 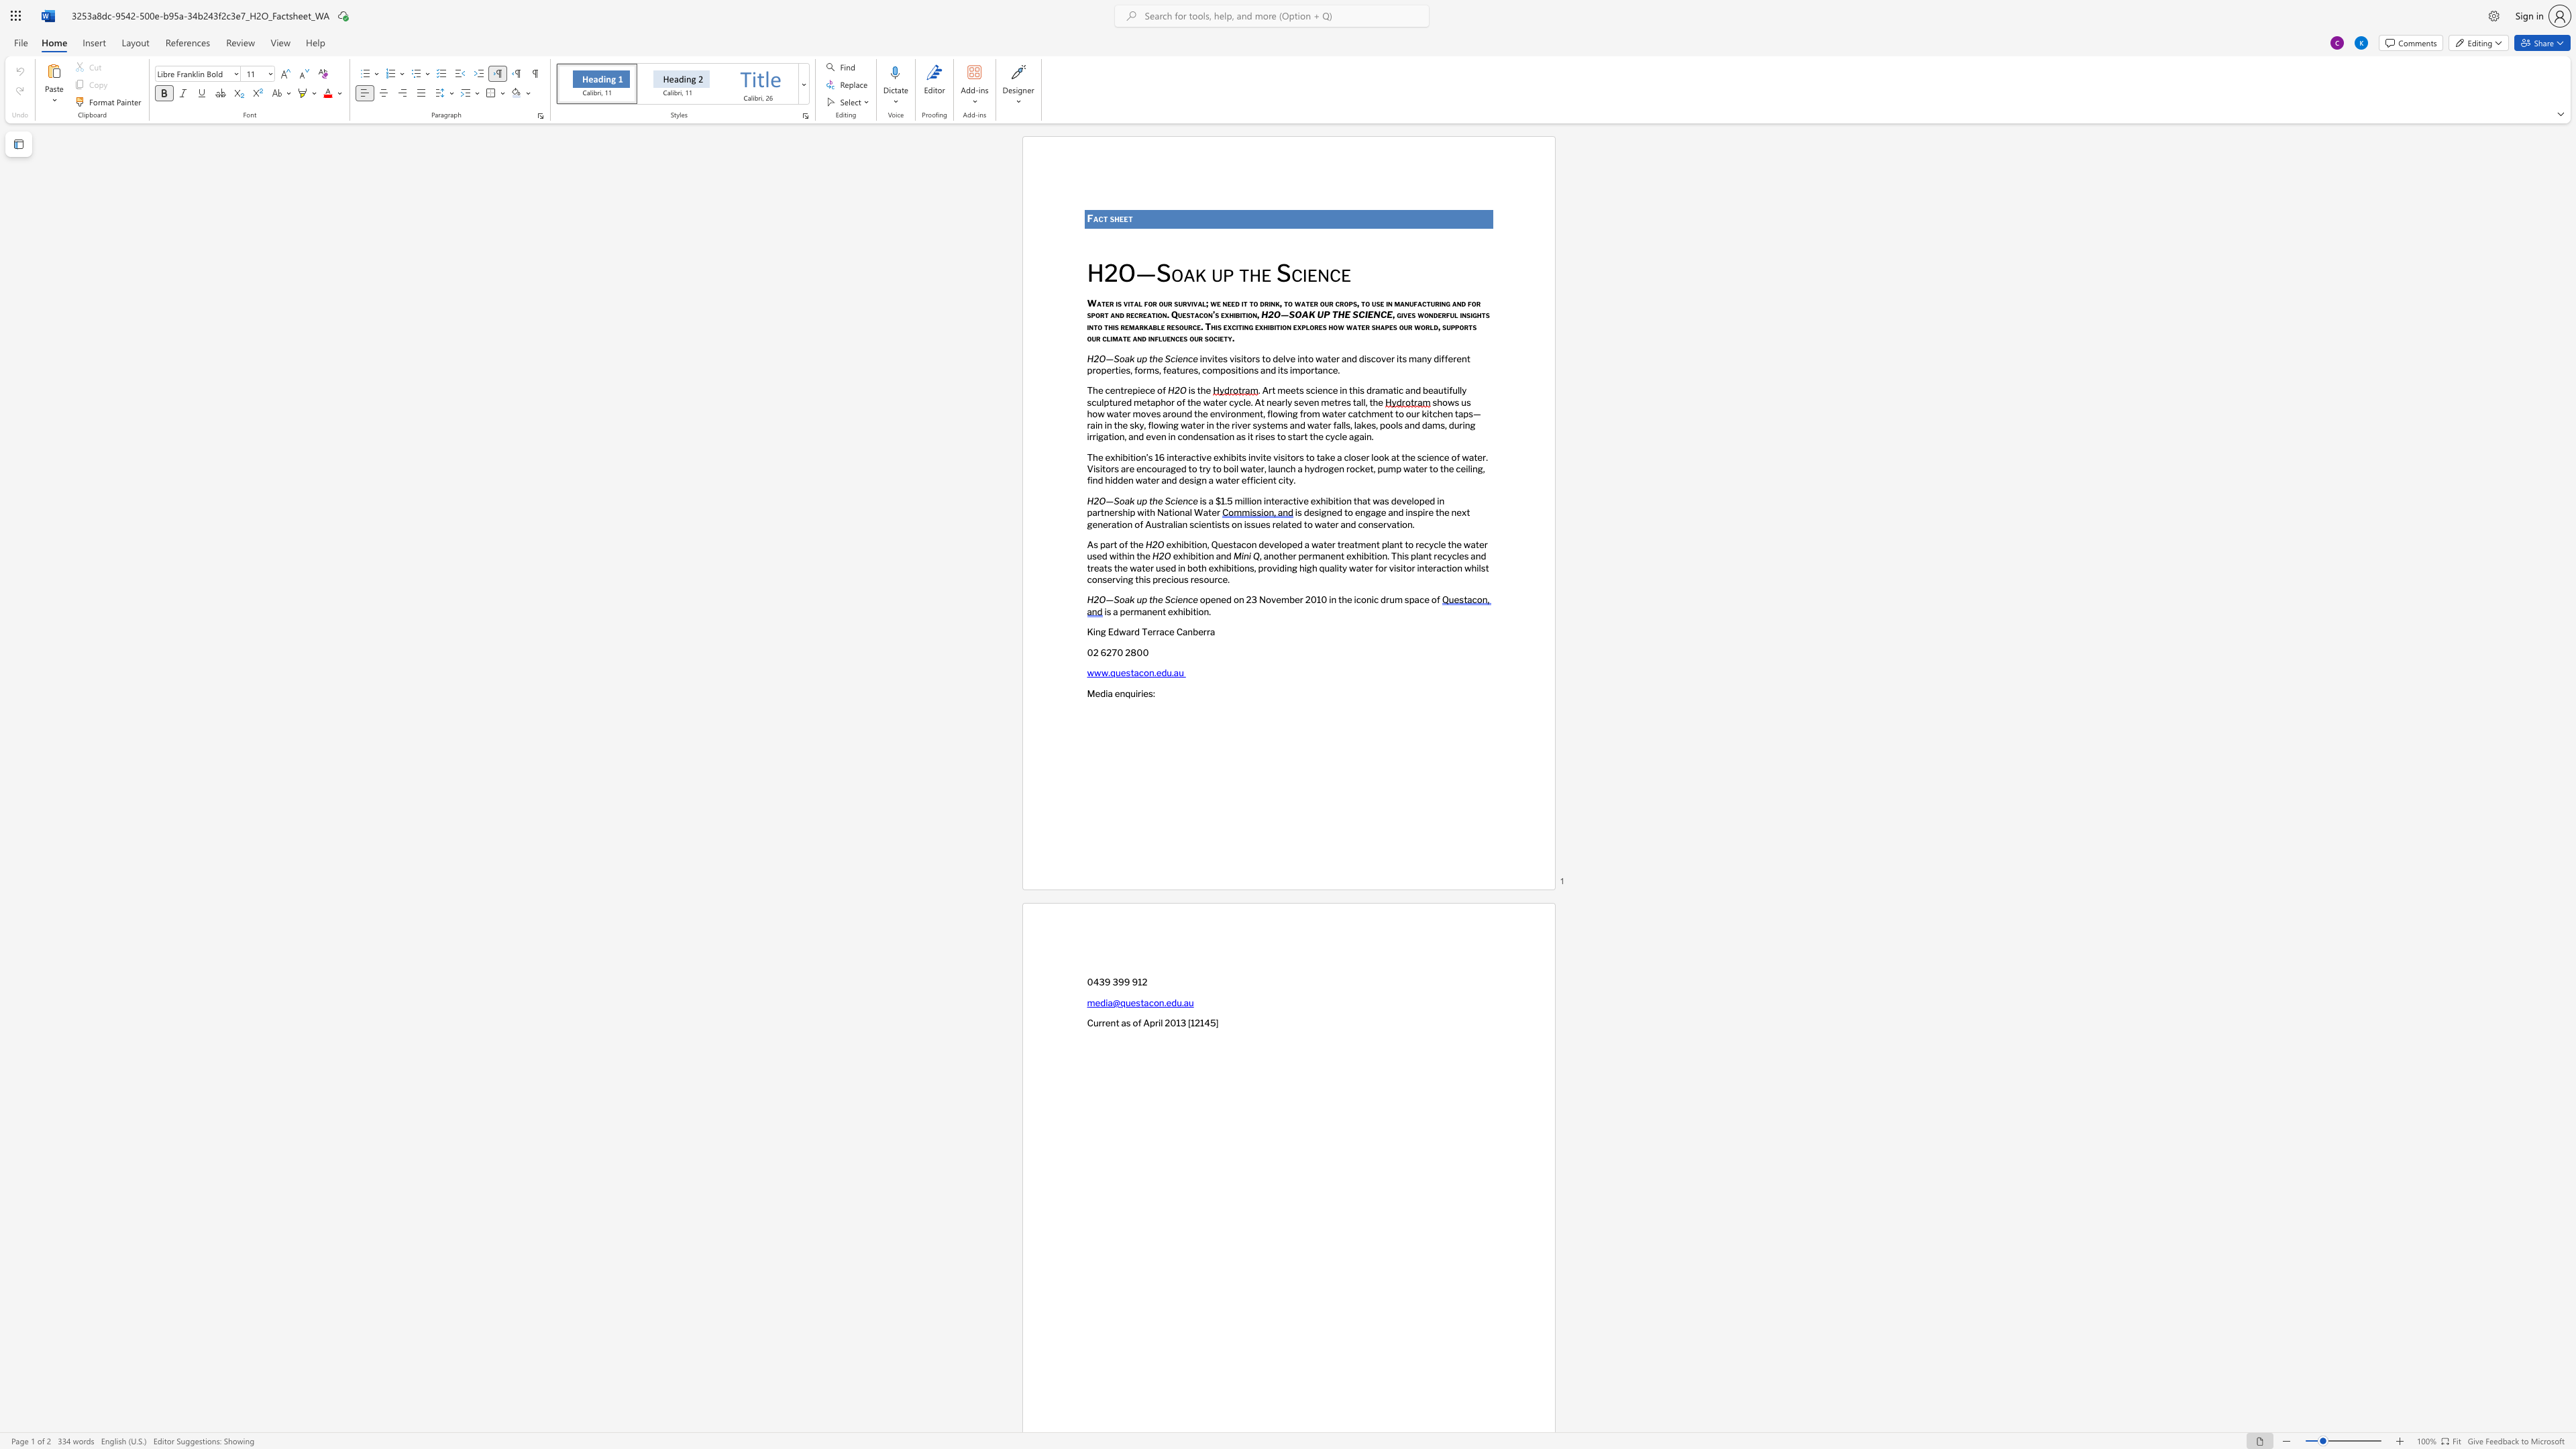 I want to click on the subset text ".edu." within the text "www.questacon.edu.au", so click(x=1153, y=673).